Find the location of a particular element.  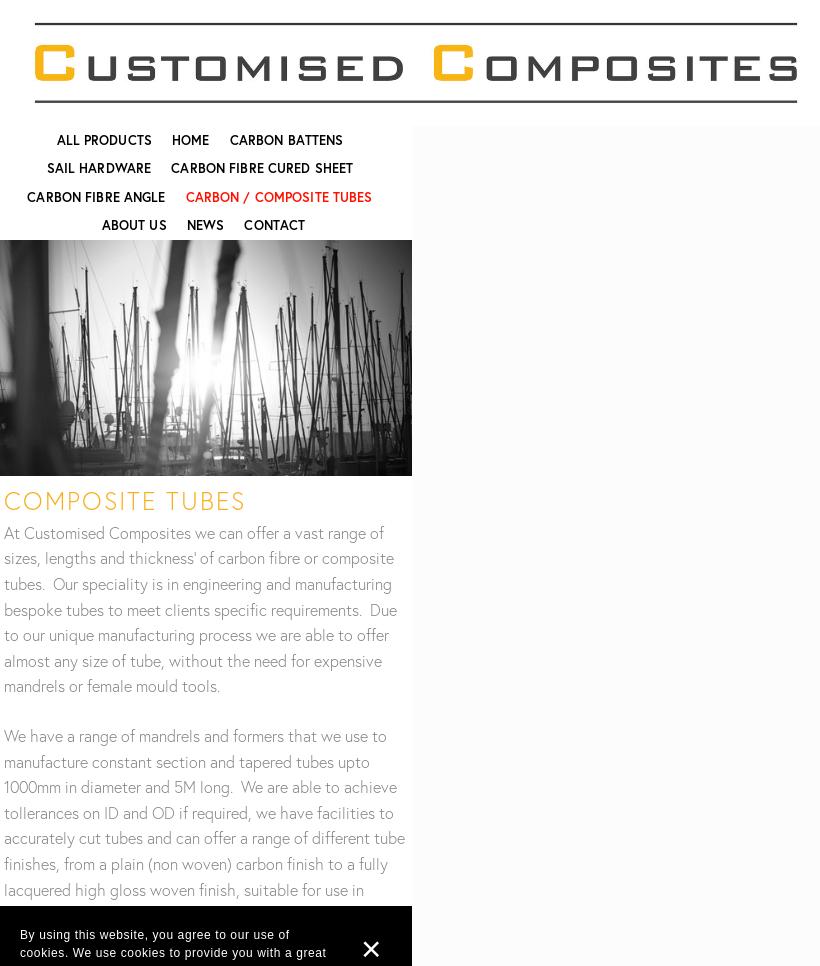

'News' is located at coordinates (205, 224).